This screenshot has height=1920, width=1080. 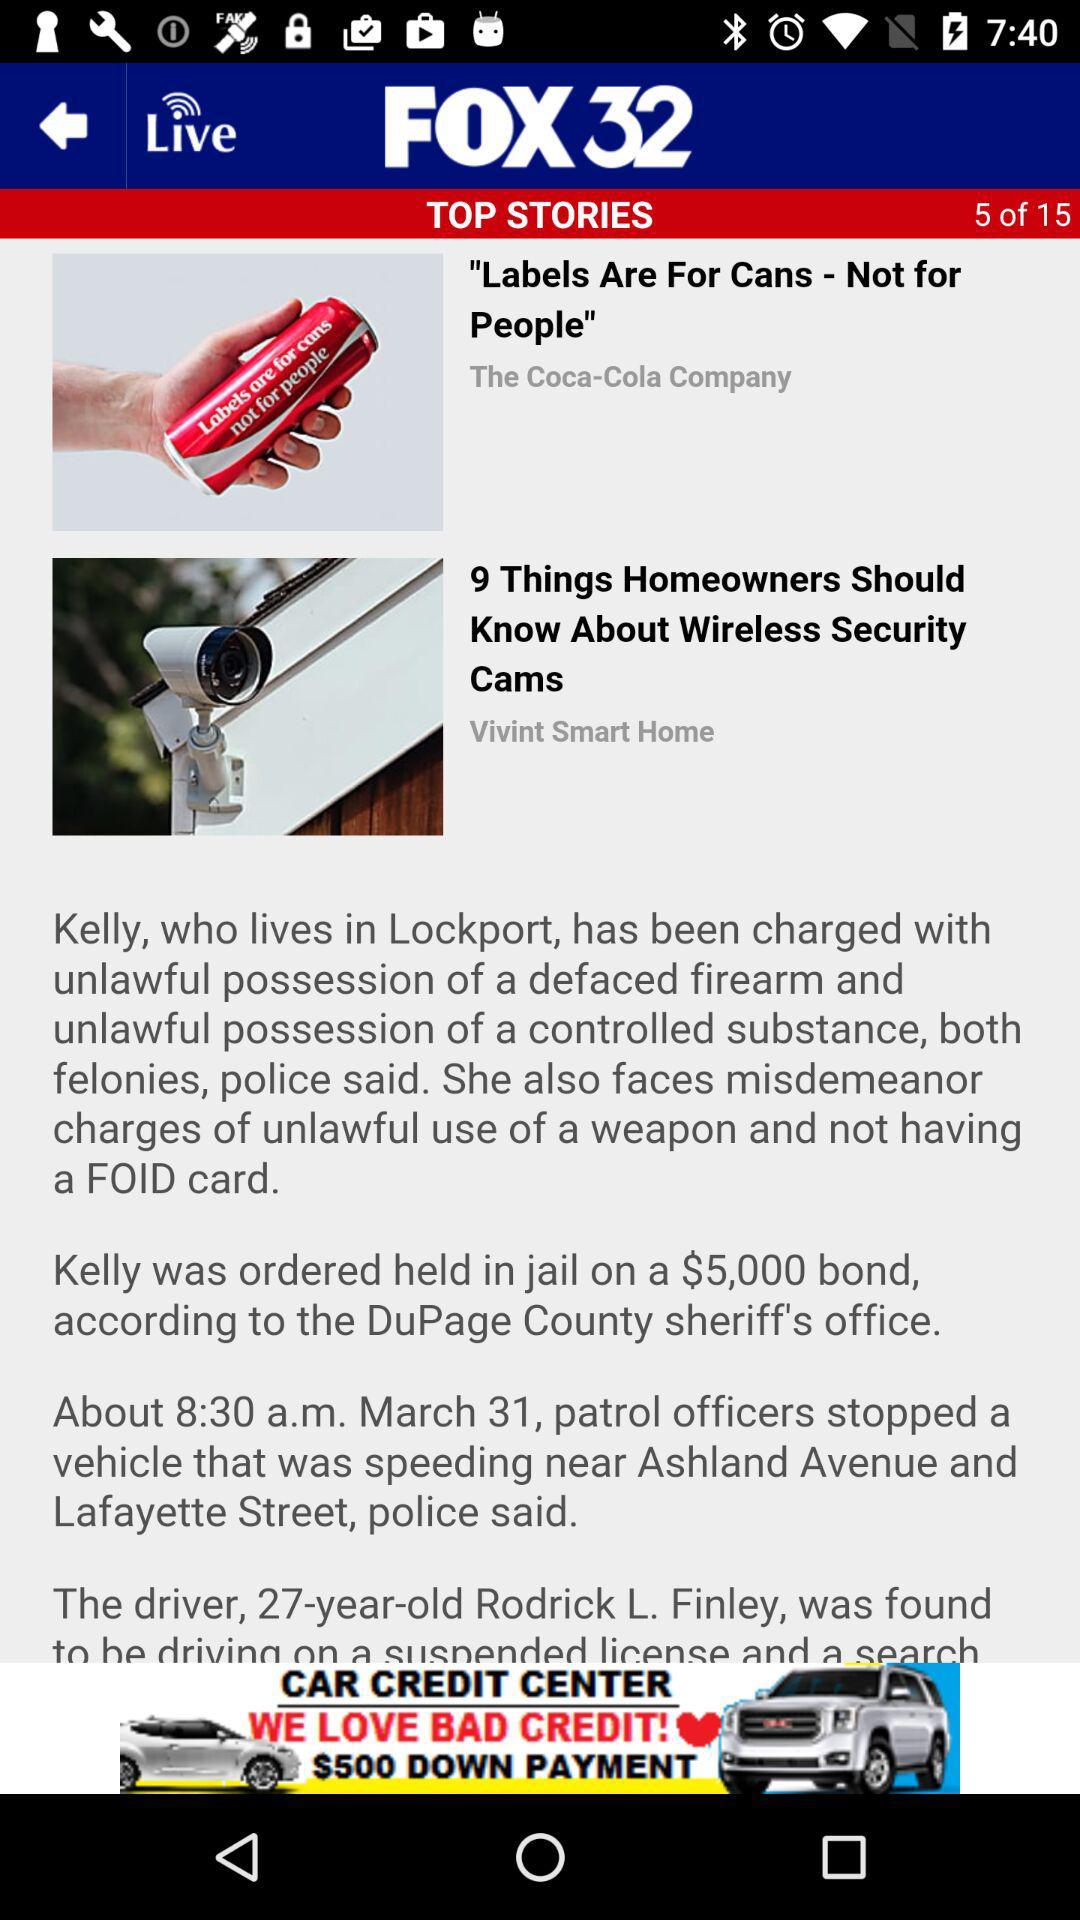 I want to click on the arrow_backward icon, so click(x=61, y=124).